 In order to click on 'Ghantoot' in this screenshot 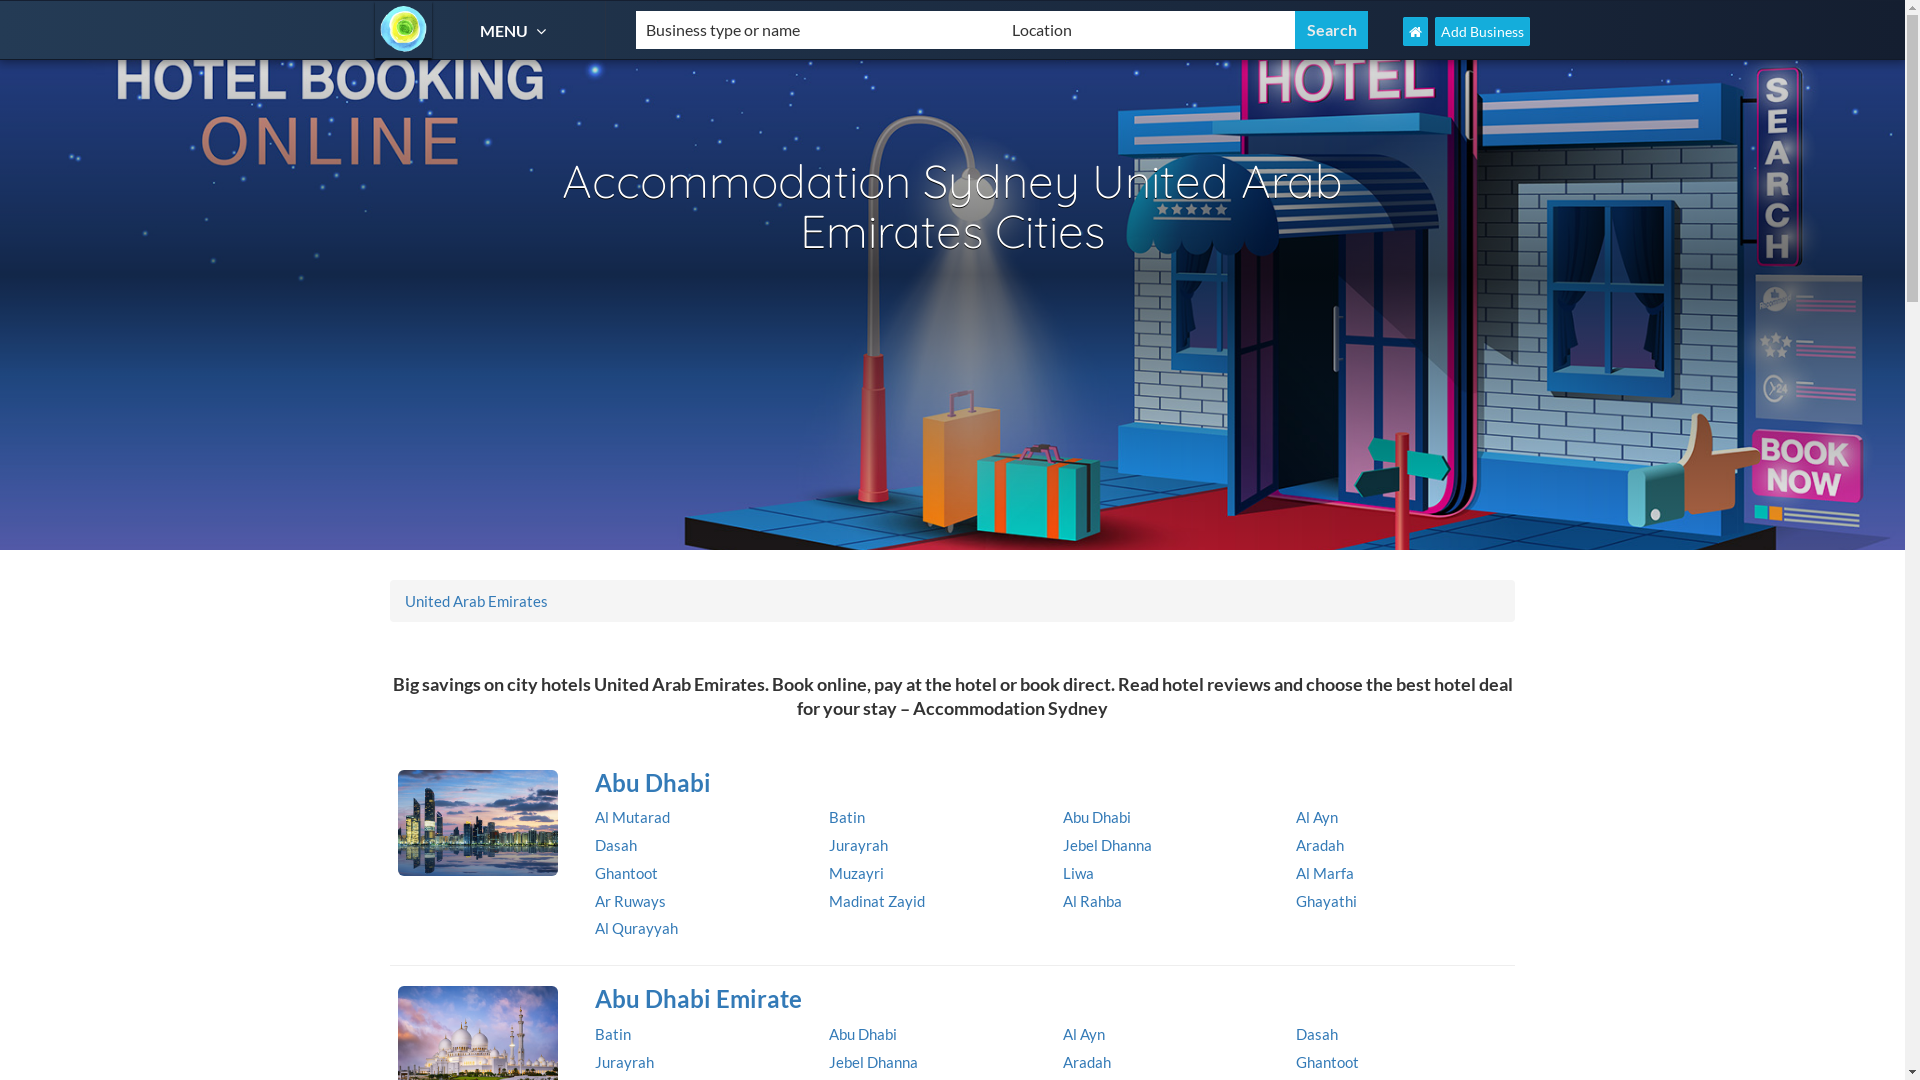, I will do `click(625, 871)`.